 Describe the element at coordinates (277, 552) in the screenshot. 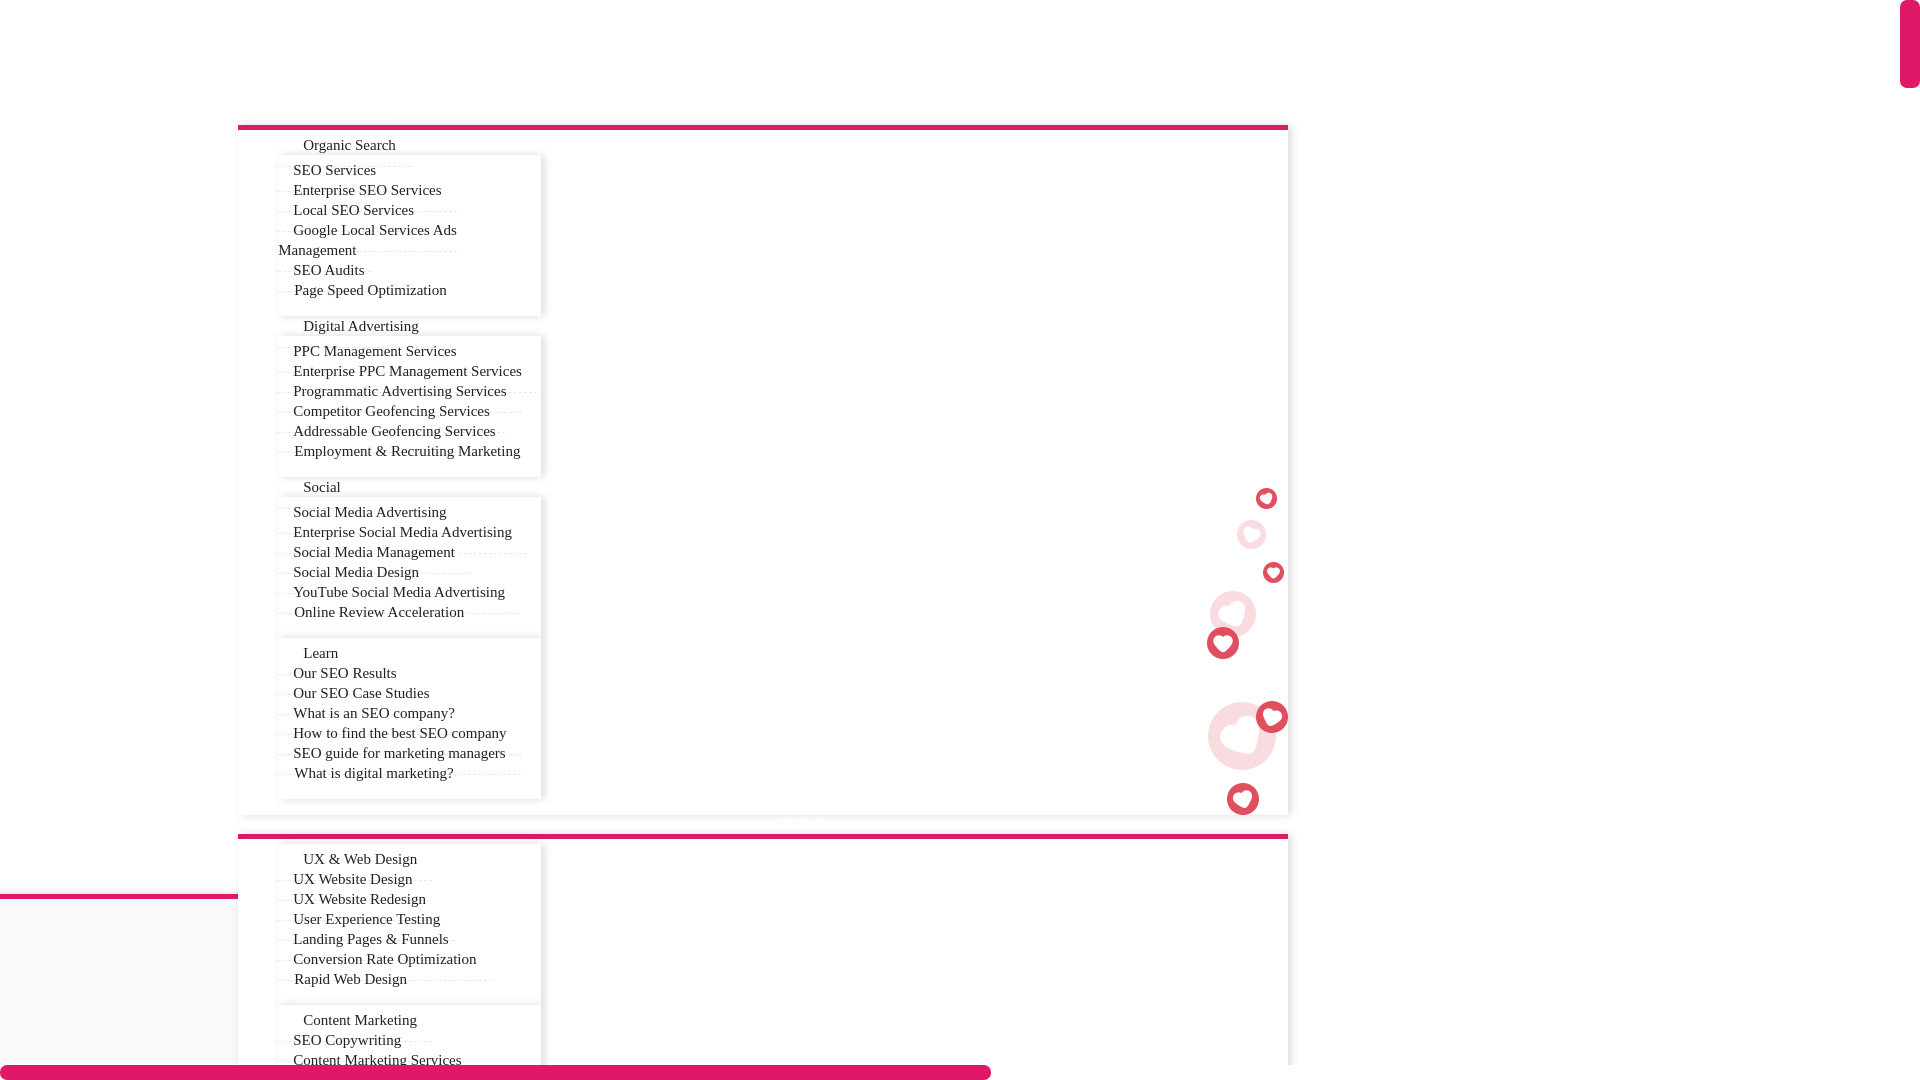

I see `'Social Media Management'` at that location.